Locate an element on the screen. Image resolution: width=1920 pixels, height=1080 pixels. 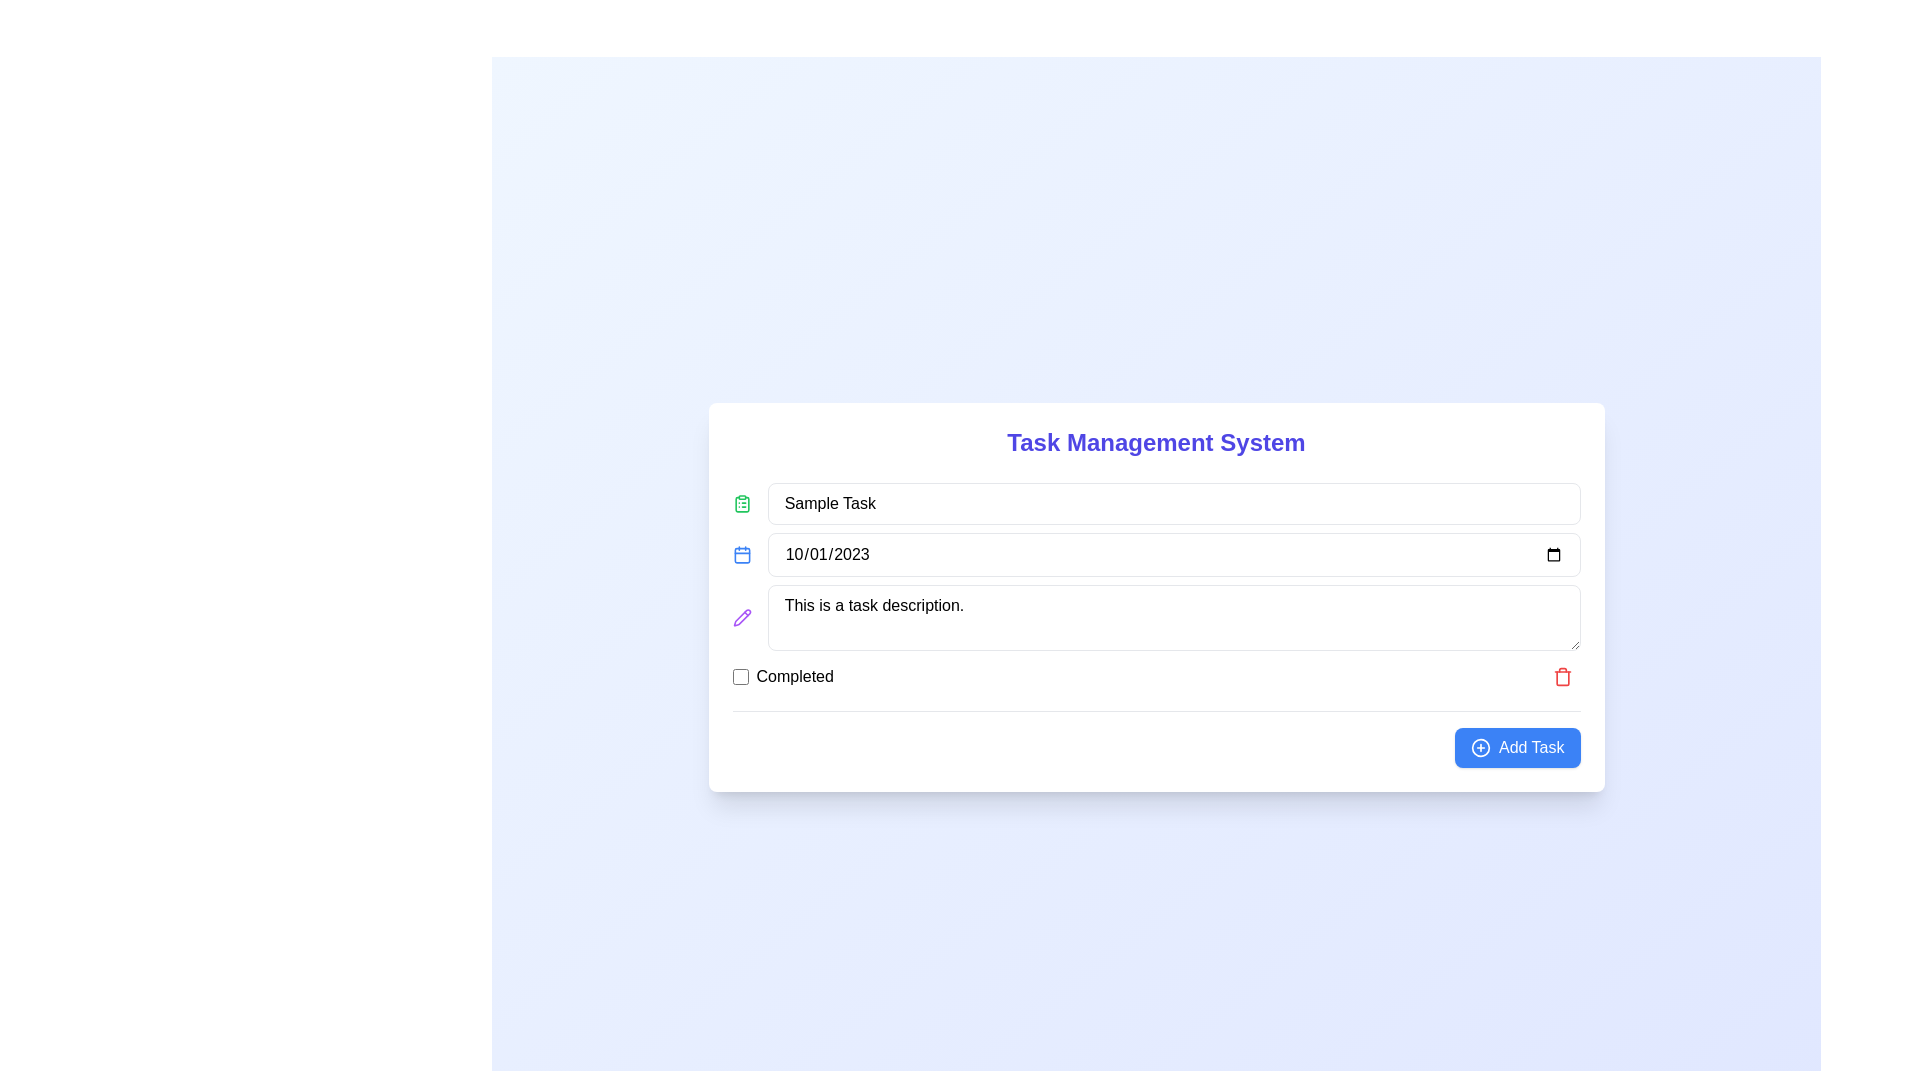
the delete button located at the far right of the 'Completed' section to initiate a delete action is located at coordinates (1561, 675).